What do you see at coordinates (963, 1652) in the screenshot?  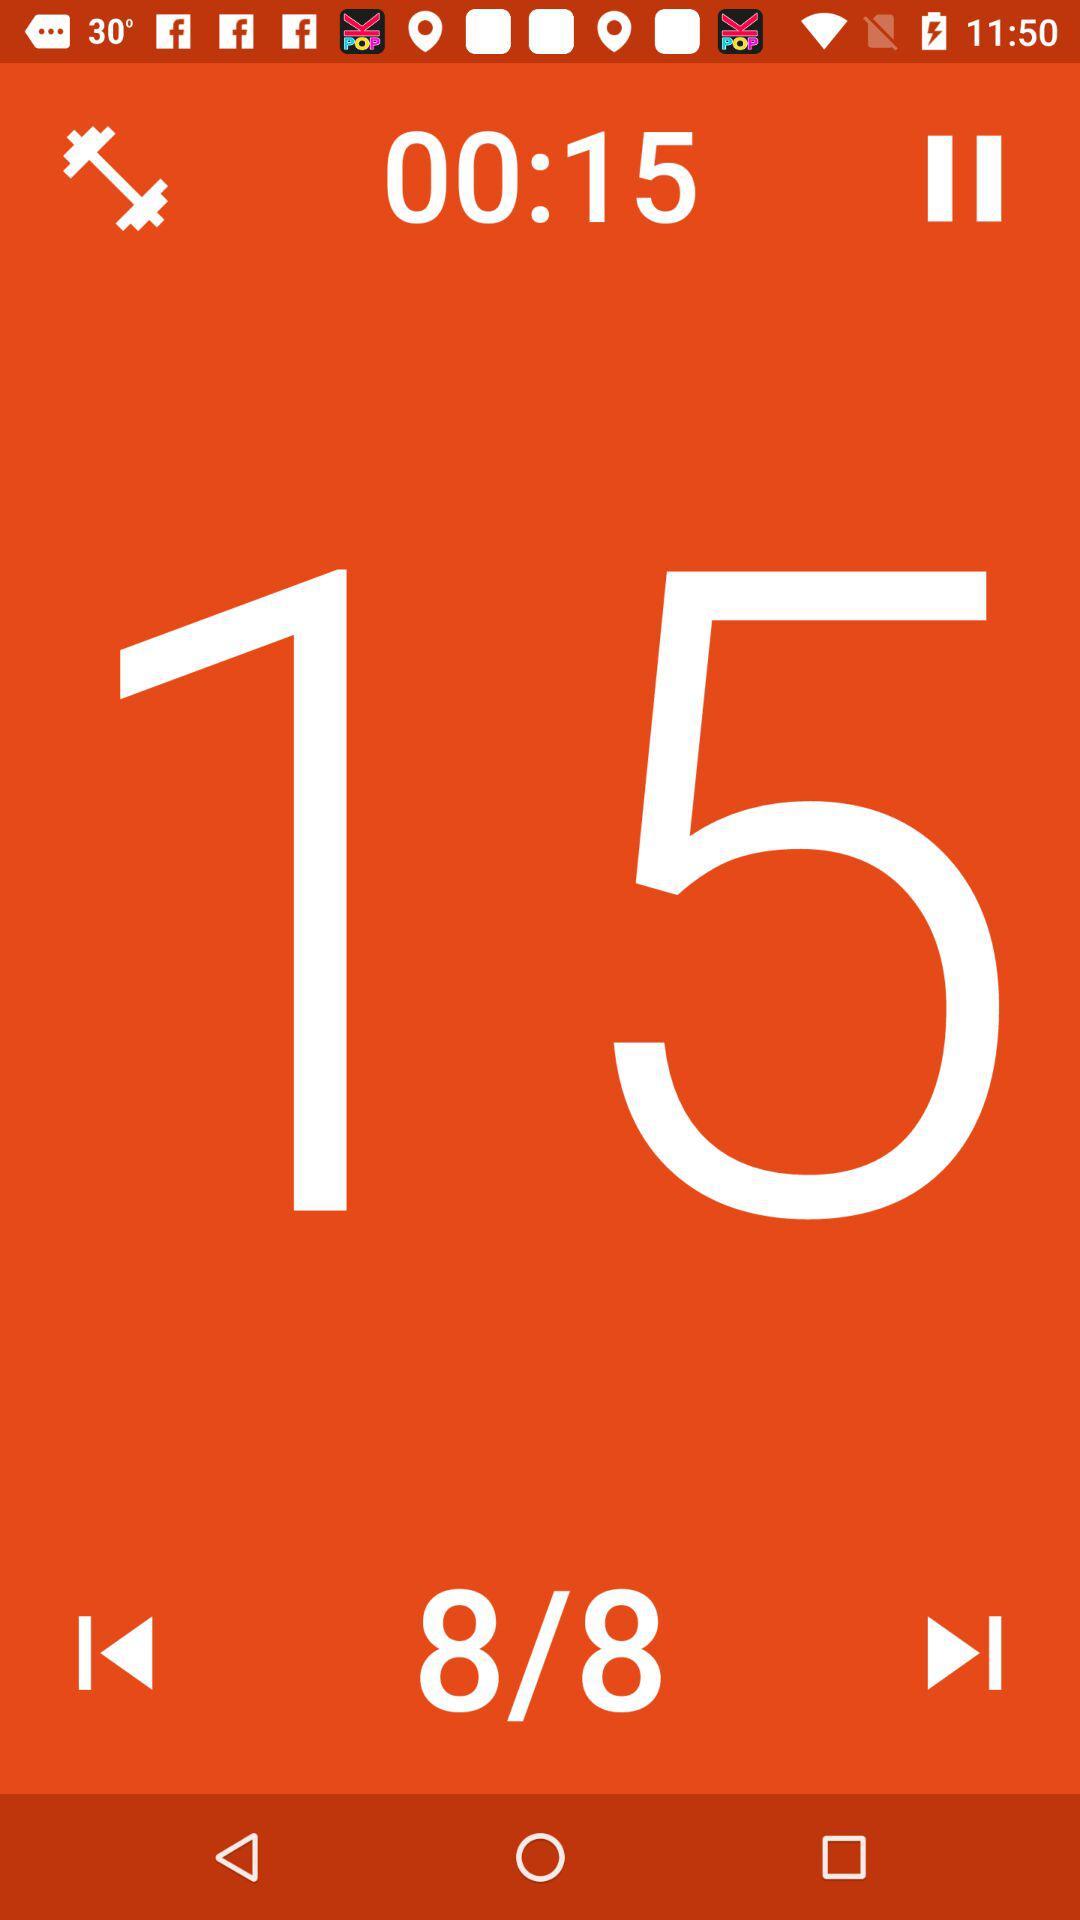 I see `the item below the 14` at bounding box center [963, 1652].